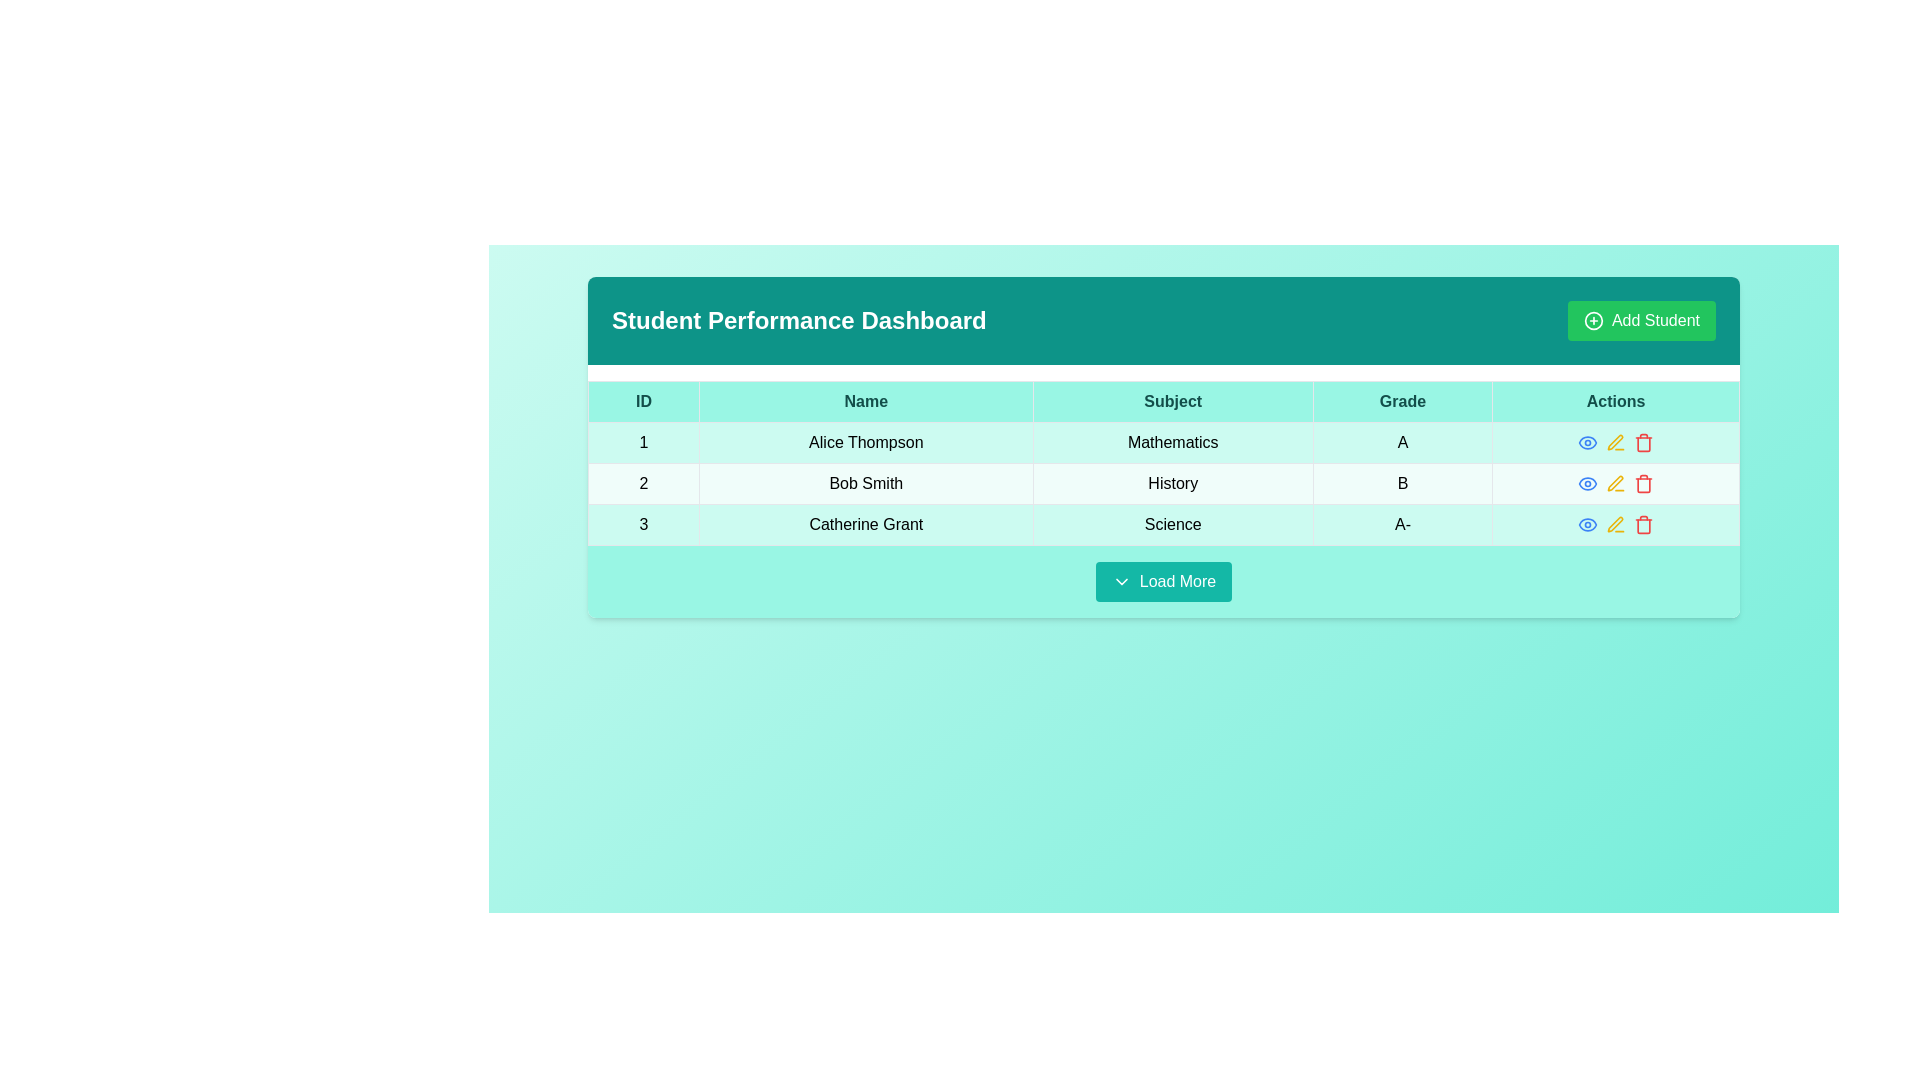 This screenshot has width=1920, height=1080. I want to click on the student name label located in the second column of the second row of the table, which is adjacent to the ID column on the left and the Subject column on the right, so click(866, 483).